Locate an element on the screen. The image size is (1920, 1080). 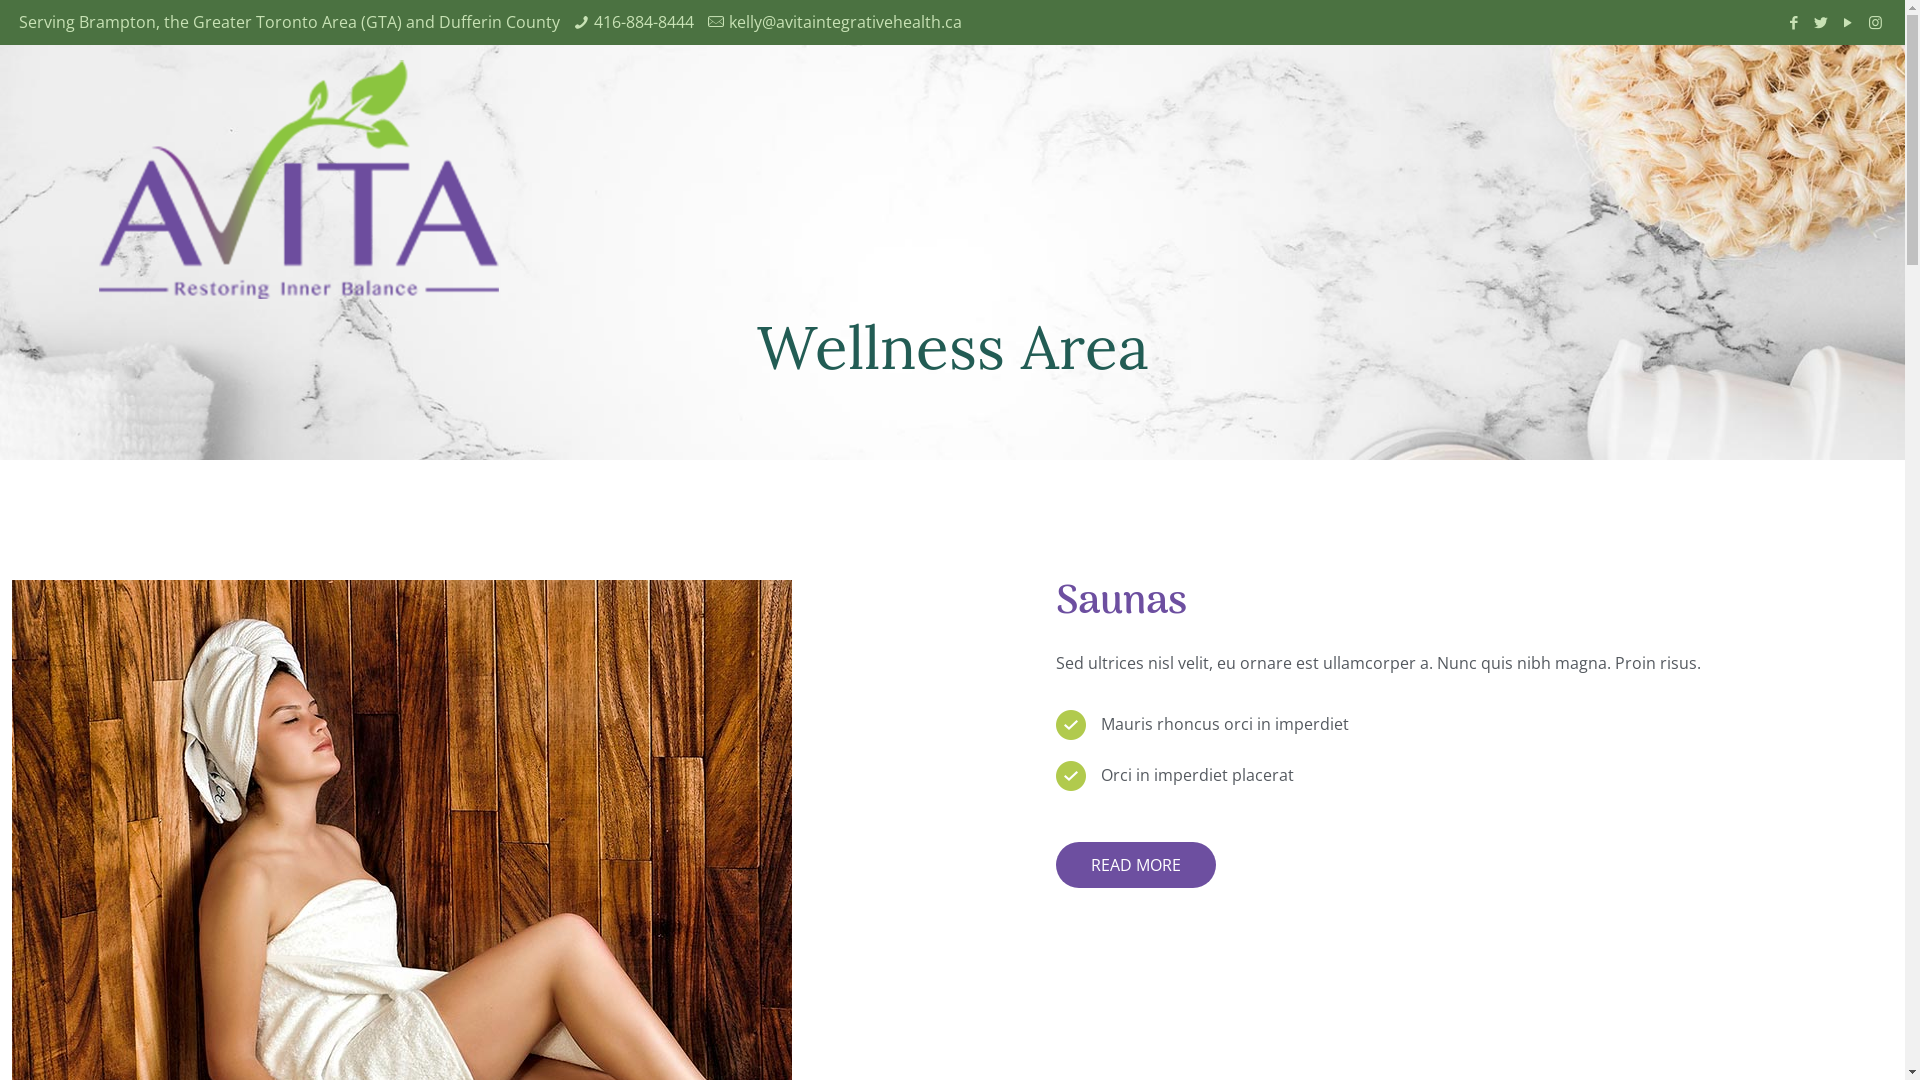
'Facebook' is located at coordinates (1784, 22).